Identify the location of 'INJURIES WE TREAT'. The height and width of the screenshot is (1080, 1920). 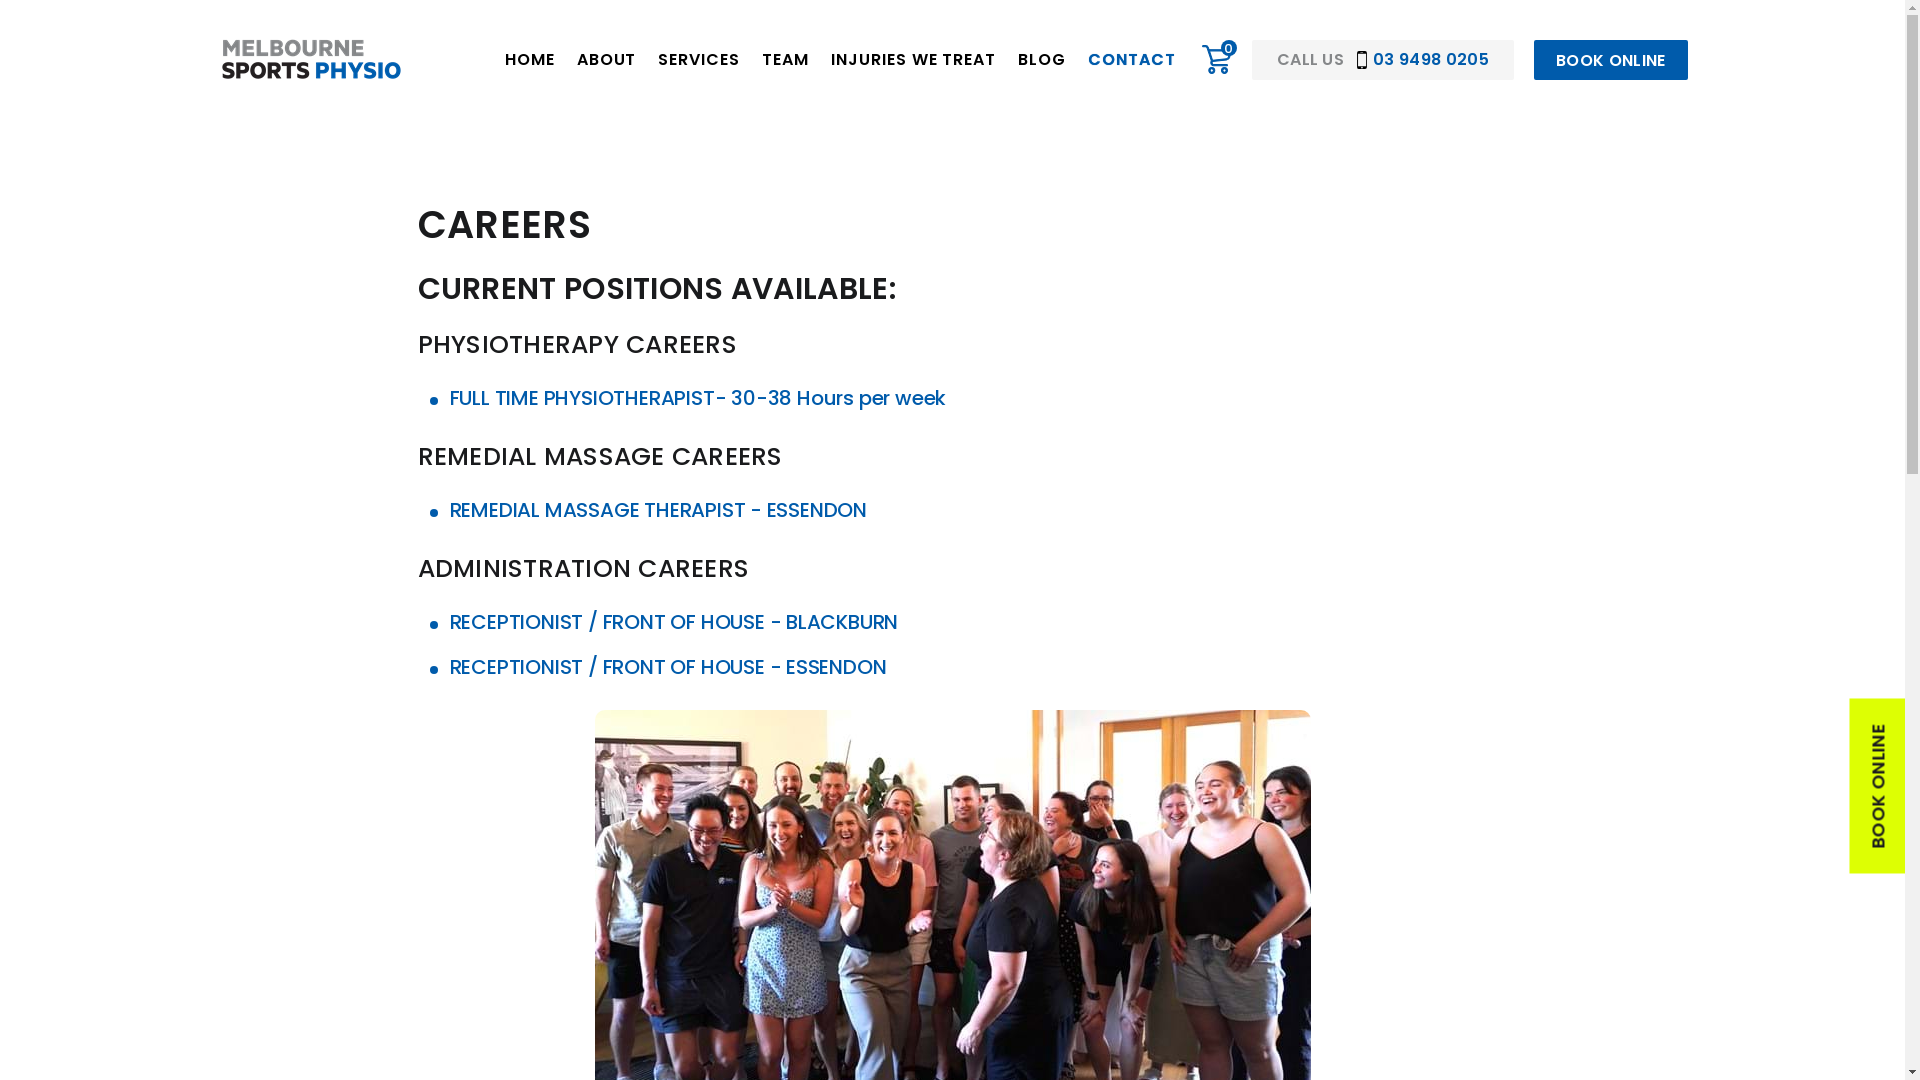
(912, 59).